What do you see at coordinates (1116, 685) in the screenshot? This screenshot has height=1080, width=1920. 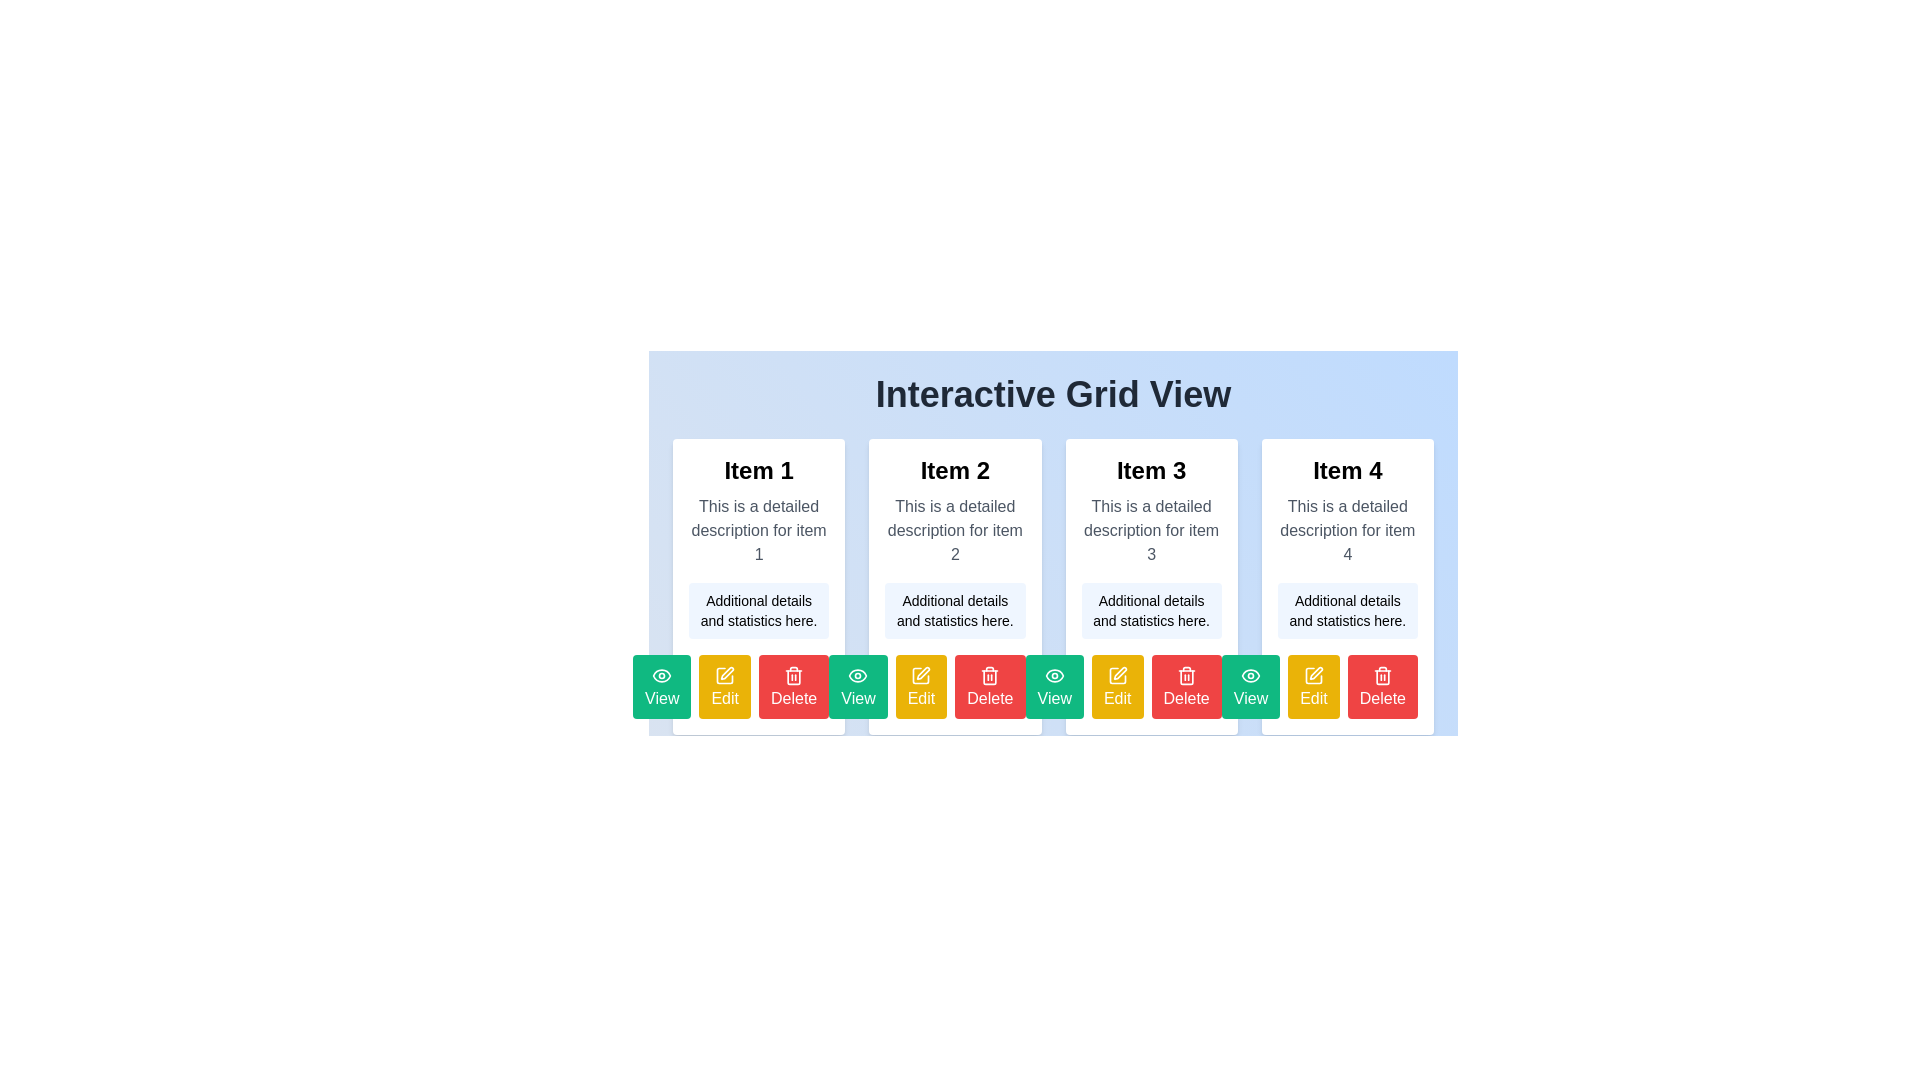 I see `the button designed to trigger the editing function for 'Item 3', which is the second button from the left in the horizontal group of buttons below the 'Item 3' content box` at bounding box center [1116, 685].